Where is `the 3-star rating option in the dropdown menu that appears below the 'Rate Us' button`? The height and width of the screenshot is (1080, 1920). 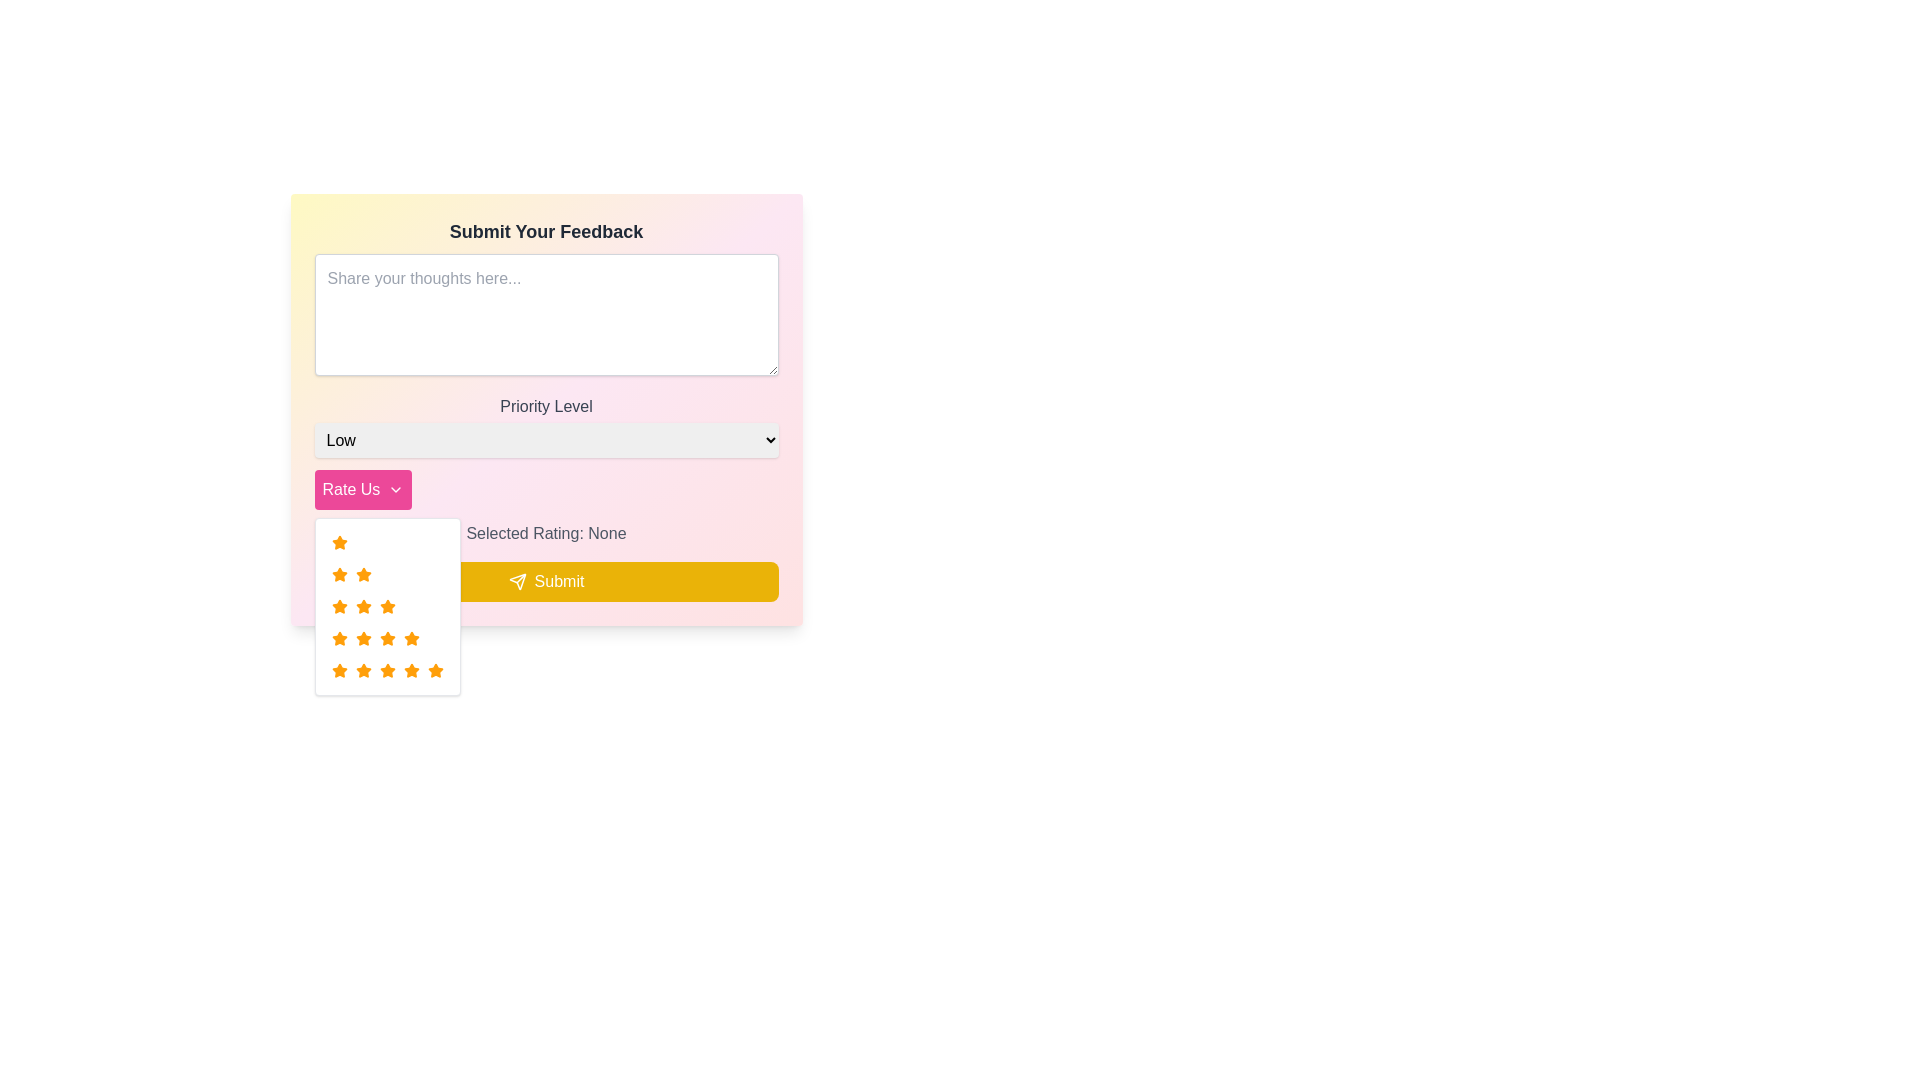
the 3-star rating option in the dropdown menu that appears below the 'Rate Us' button is located at coordinates (387, 605).